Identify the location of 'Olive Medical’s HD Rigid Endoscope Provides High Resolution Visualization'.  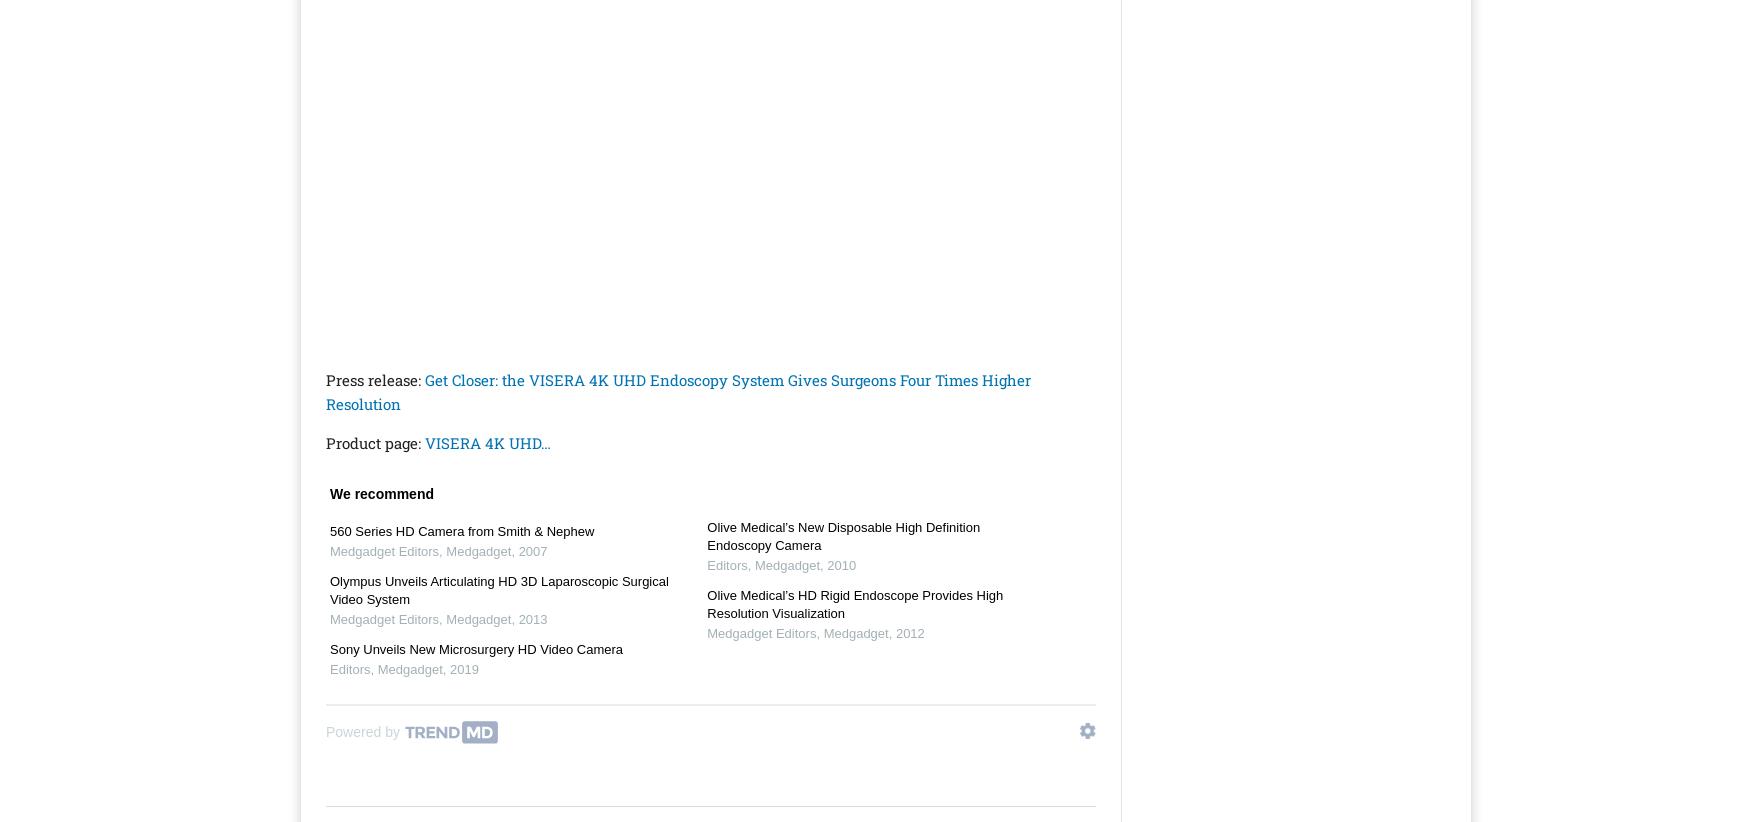
(706, 603).